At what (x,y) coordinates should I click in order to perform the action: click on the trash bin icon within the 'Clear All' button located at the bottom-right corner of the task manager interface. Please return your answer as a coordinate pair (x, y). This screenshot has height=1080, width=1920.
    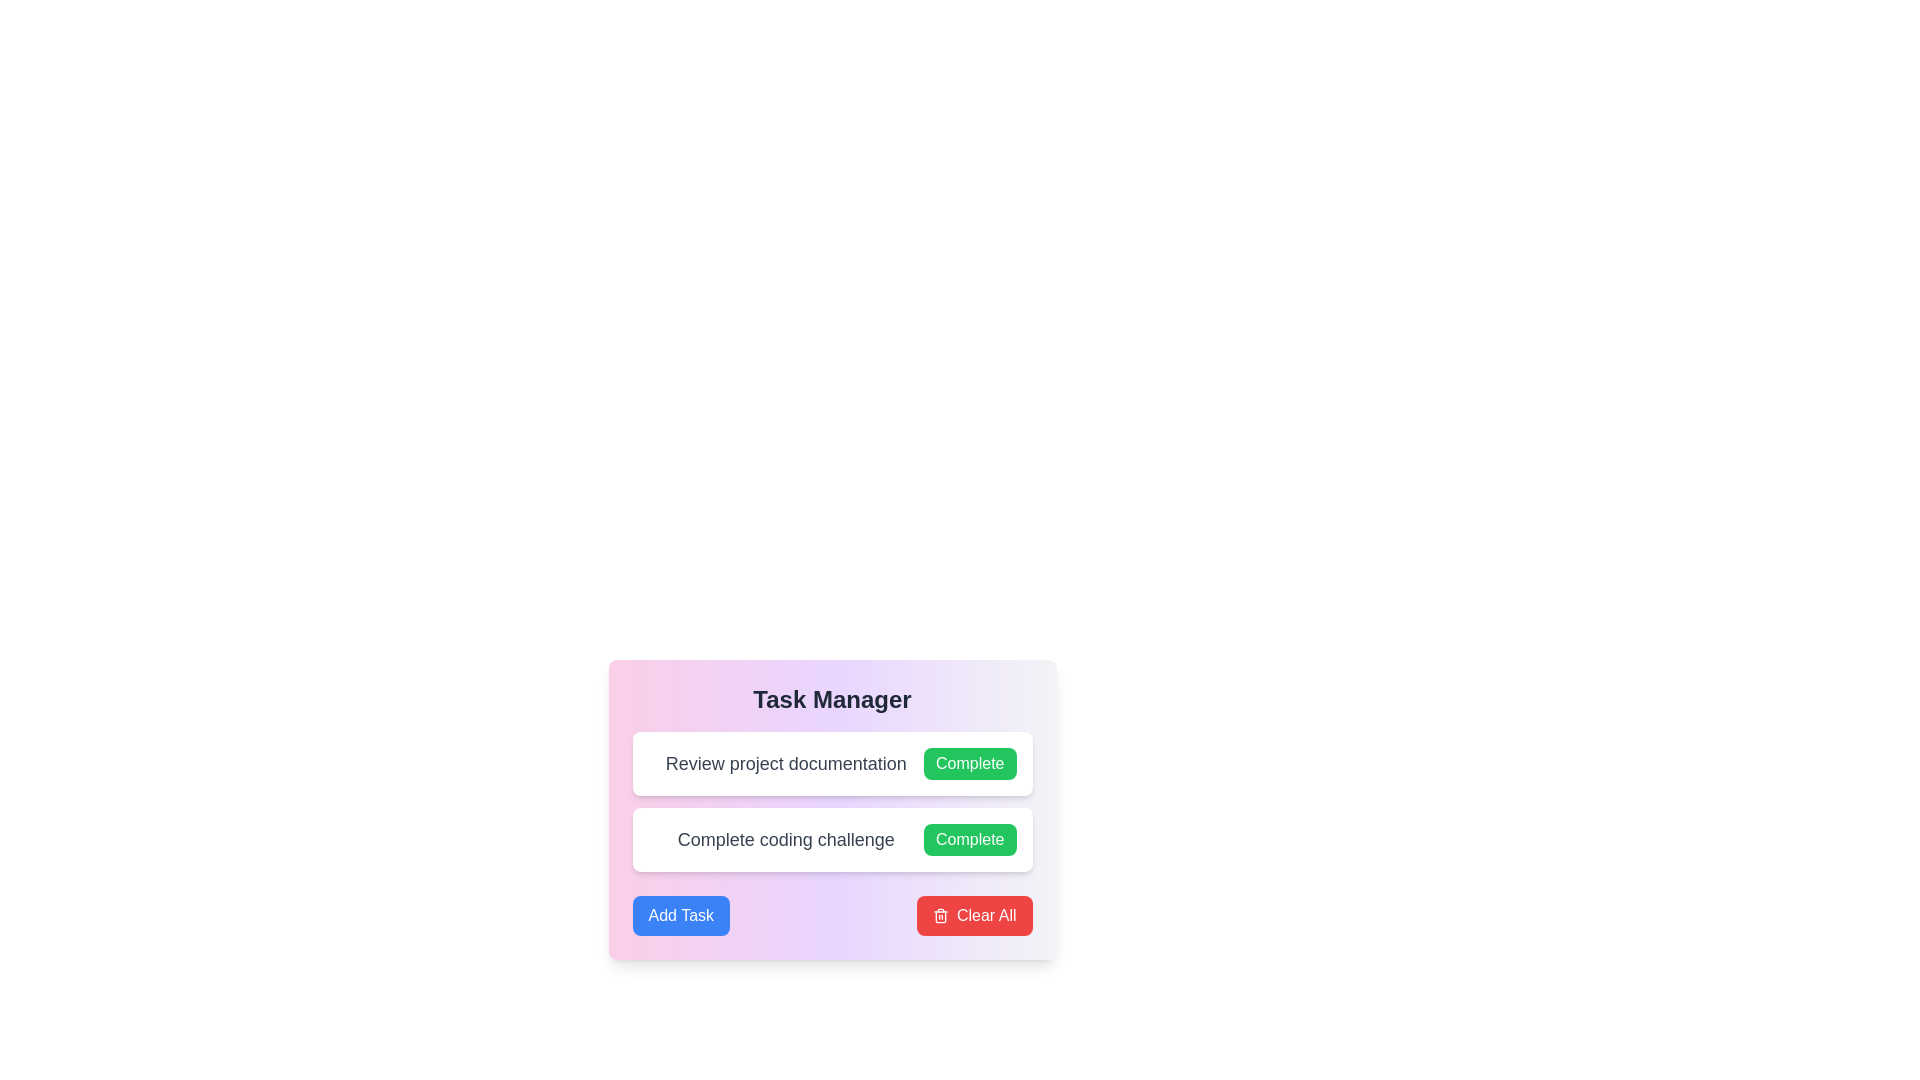
    Looking at the image, I should click on (939, 917).